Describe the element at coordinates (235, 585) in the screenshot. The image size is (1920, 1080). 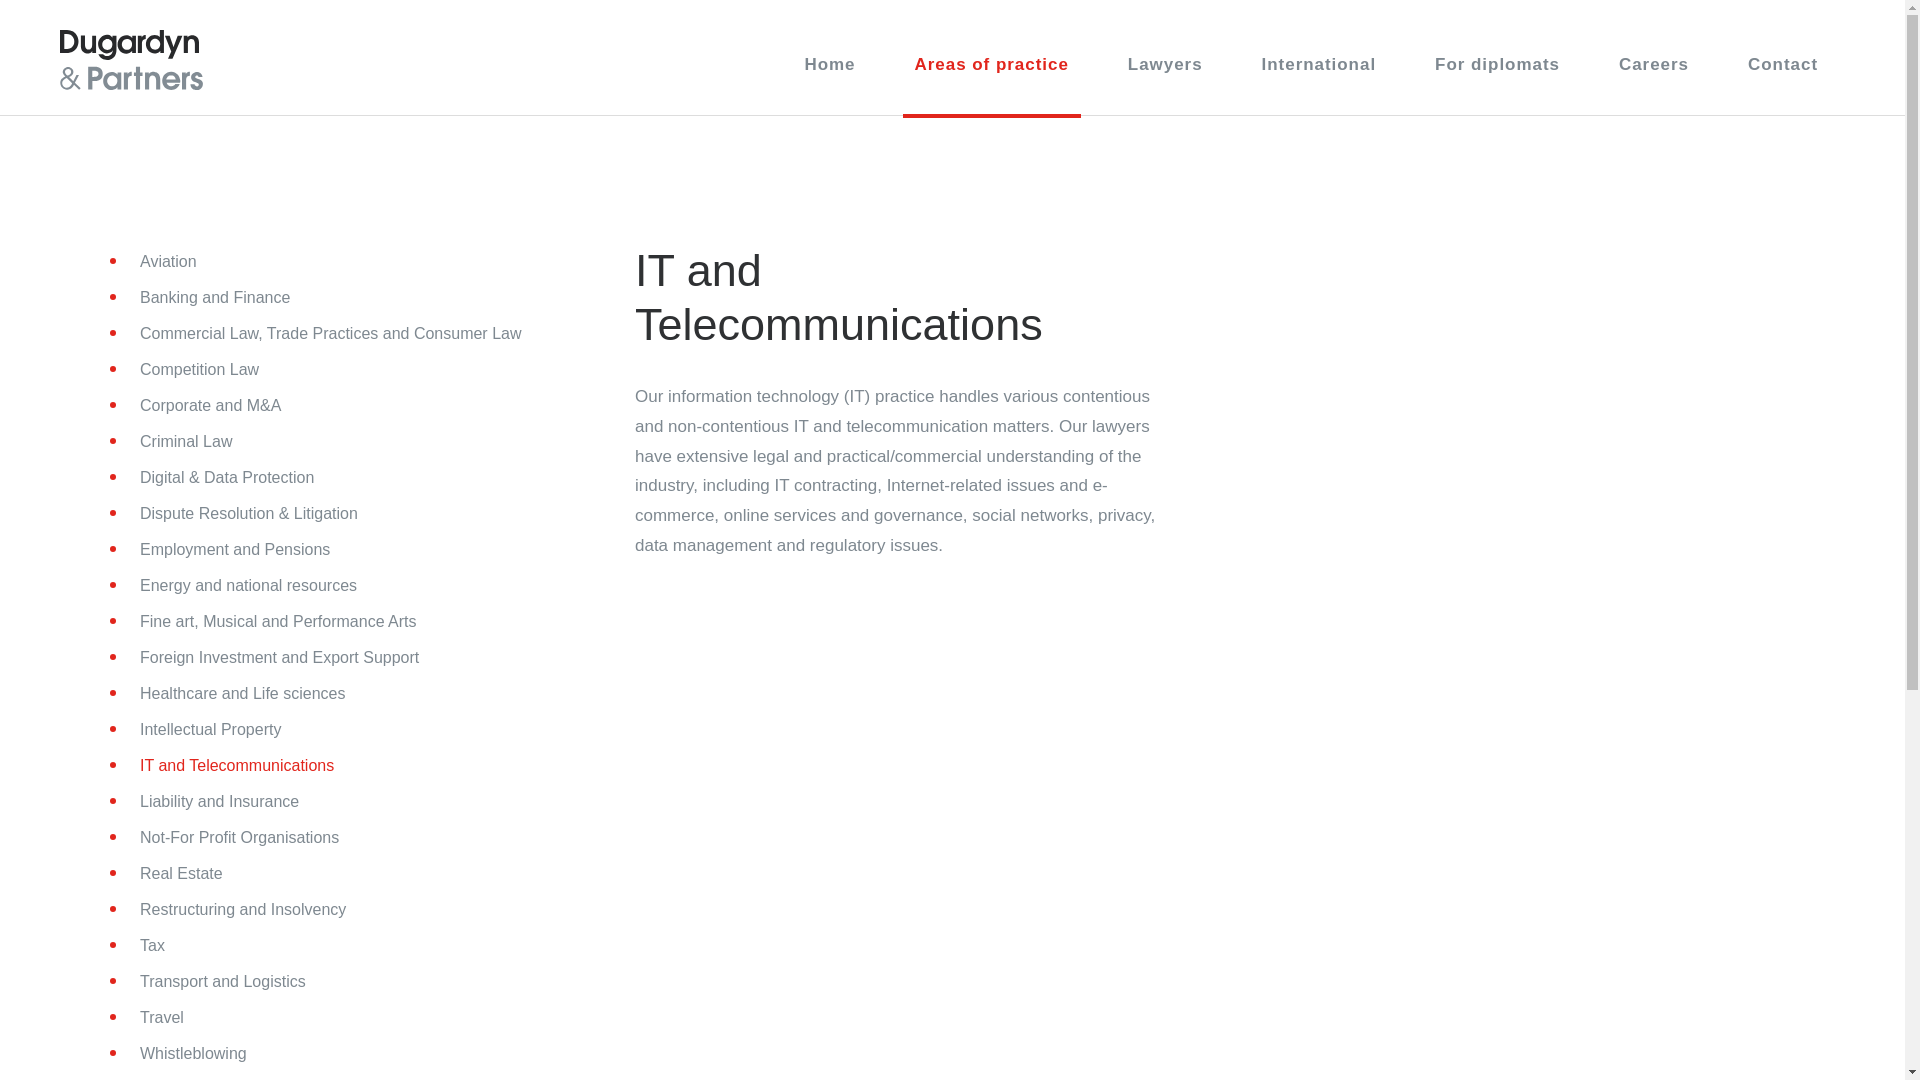
I see `'Energy and national resources'` at that location.